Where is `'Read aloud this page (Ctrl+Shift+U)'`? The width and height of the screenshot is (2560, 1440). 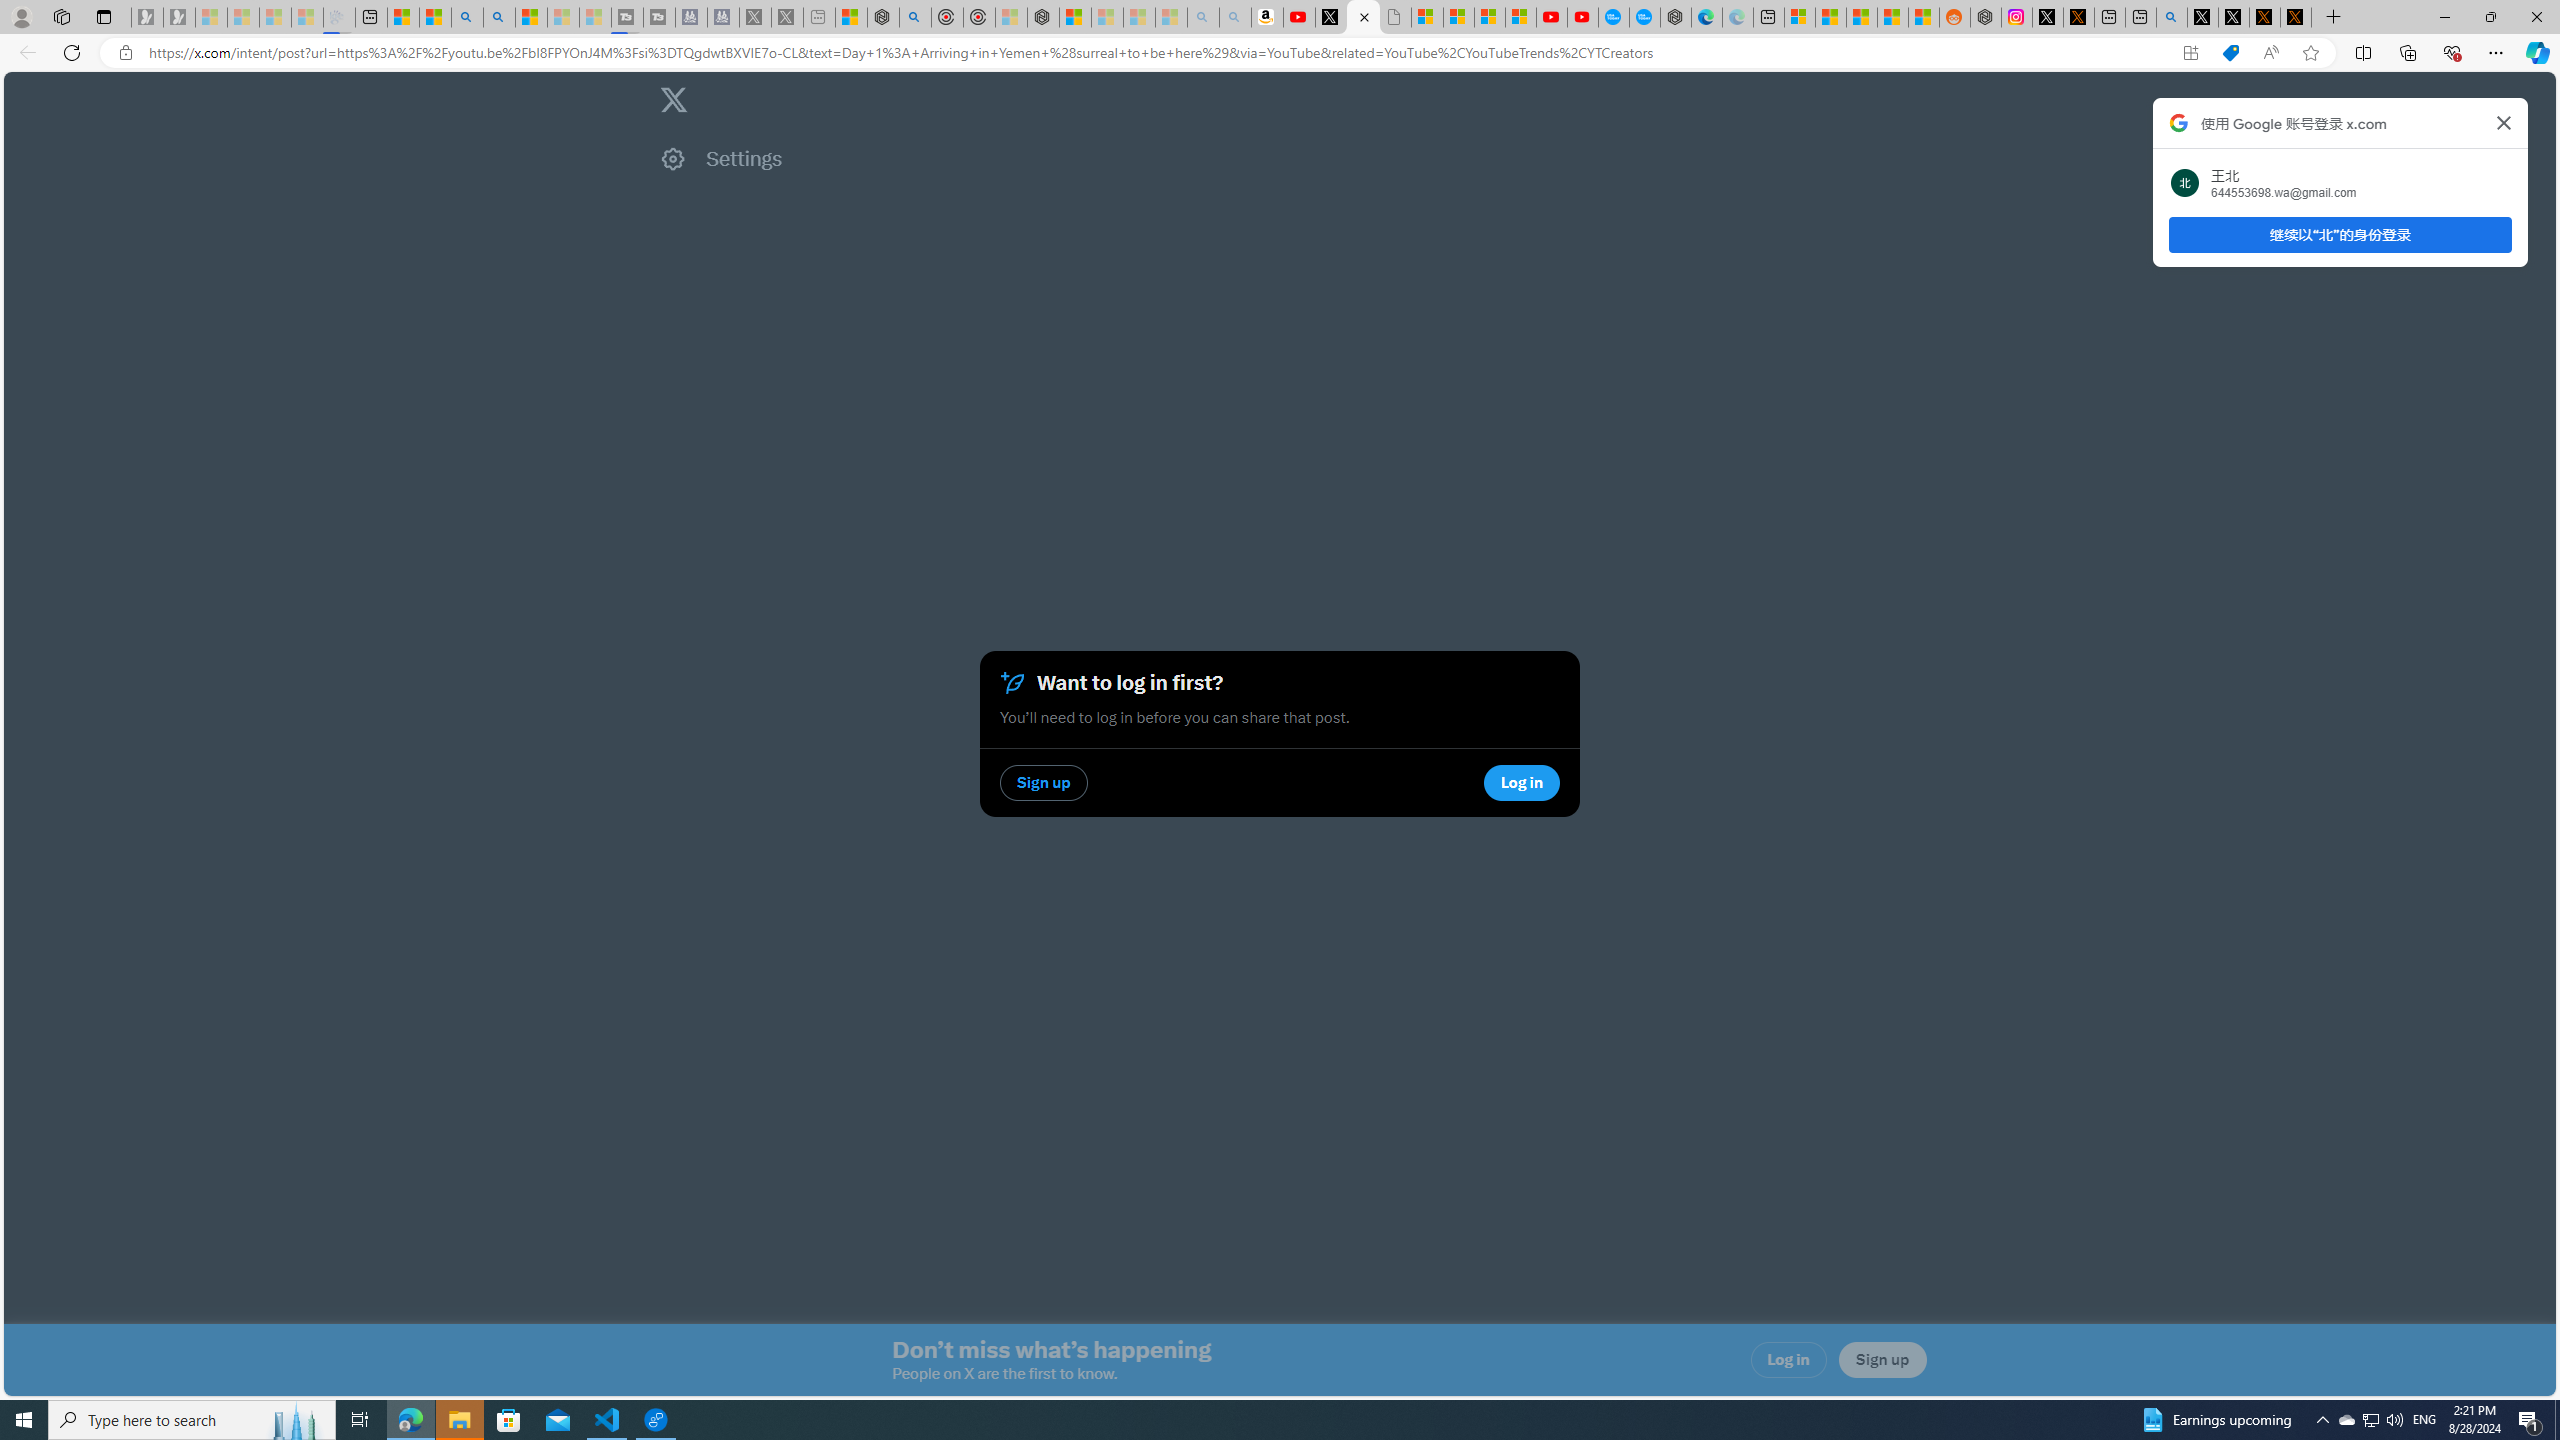 'Read aloud this page (Ctrl+Shift+U)' is located at coordinates (2270, 53).